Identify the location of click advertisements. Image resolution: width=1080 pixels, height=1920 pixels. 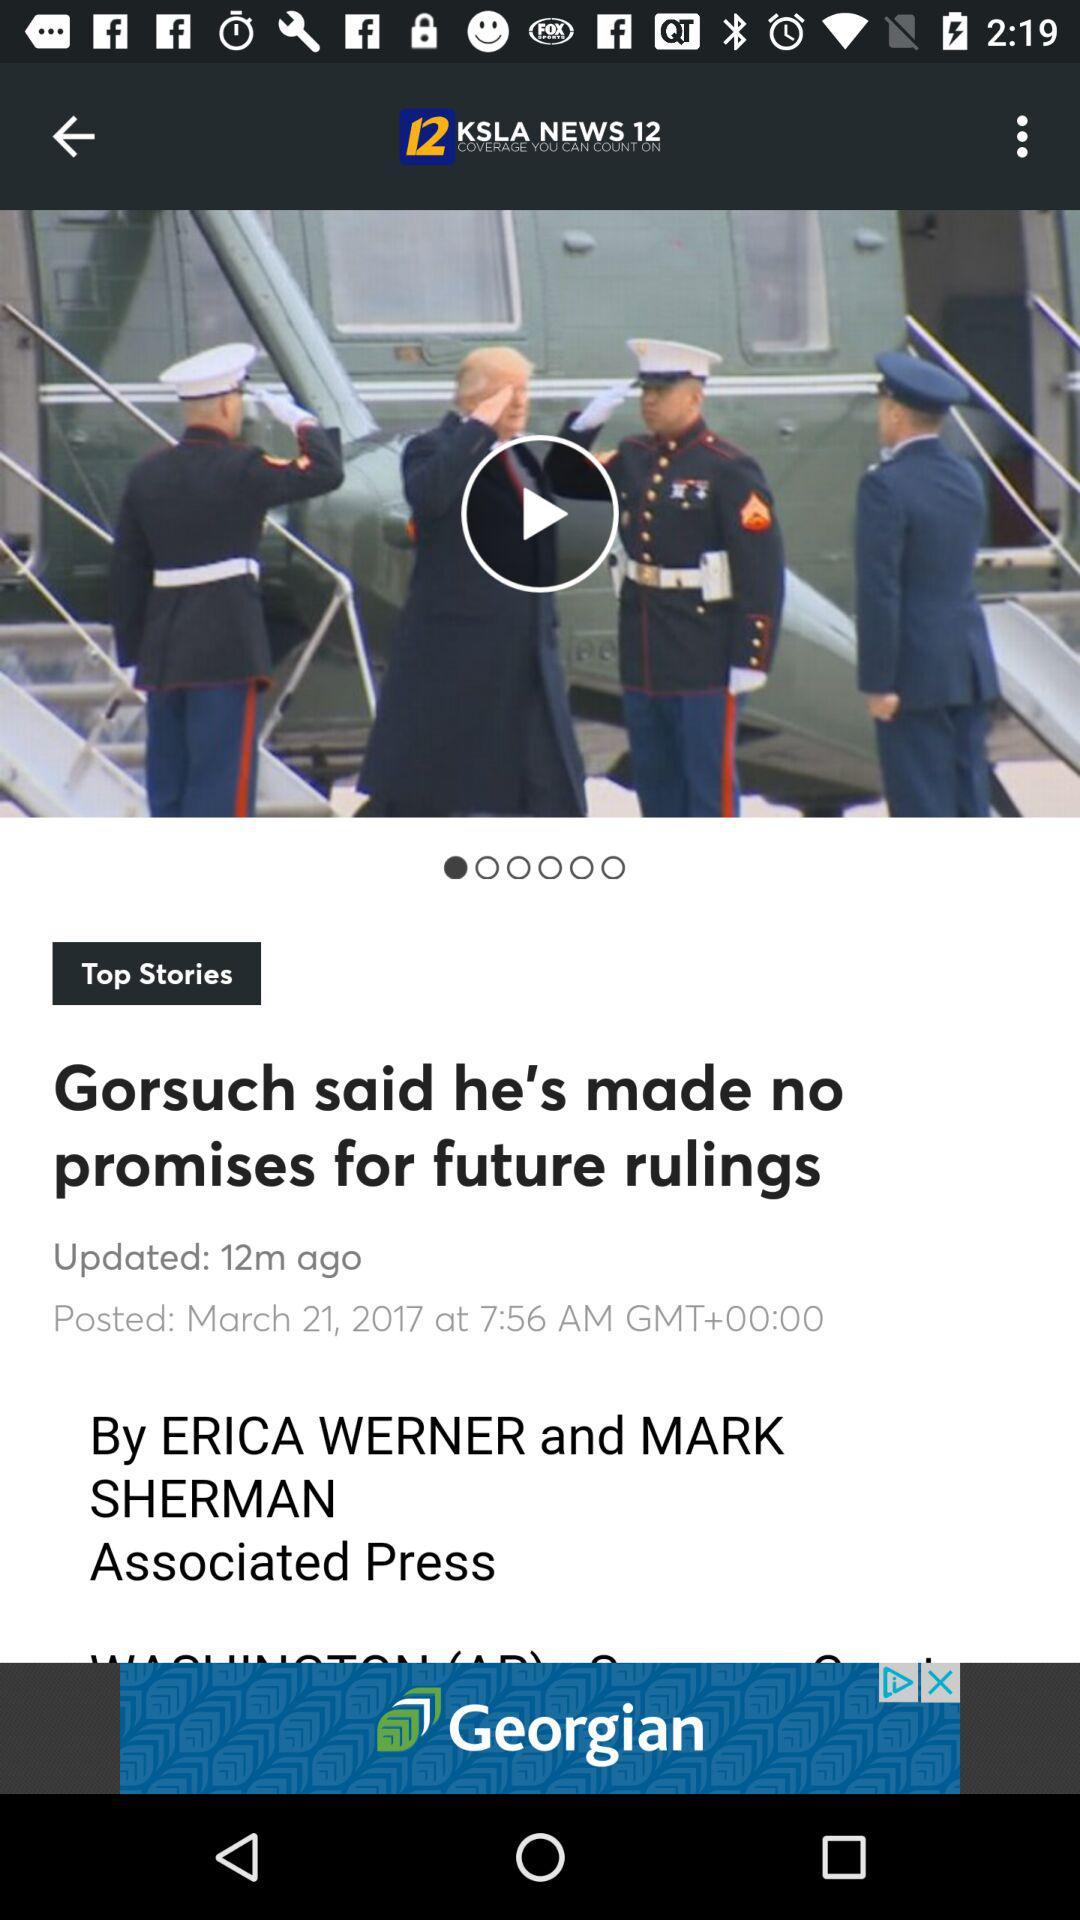
(540, 1727).